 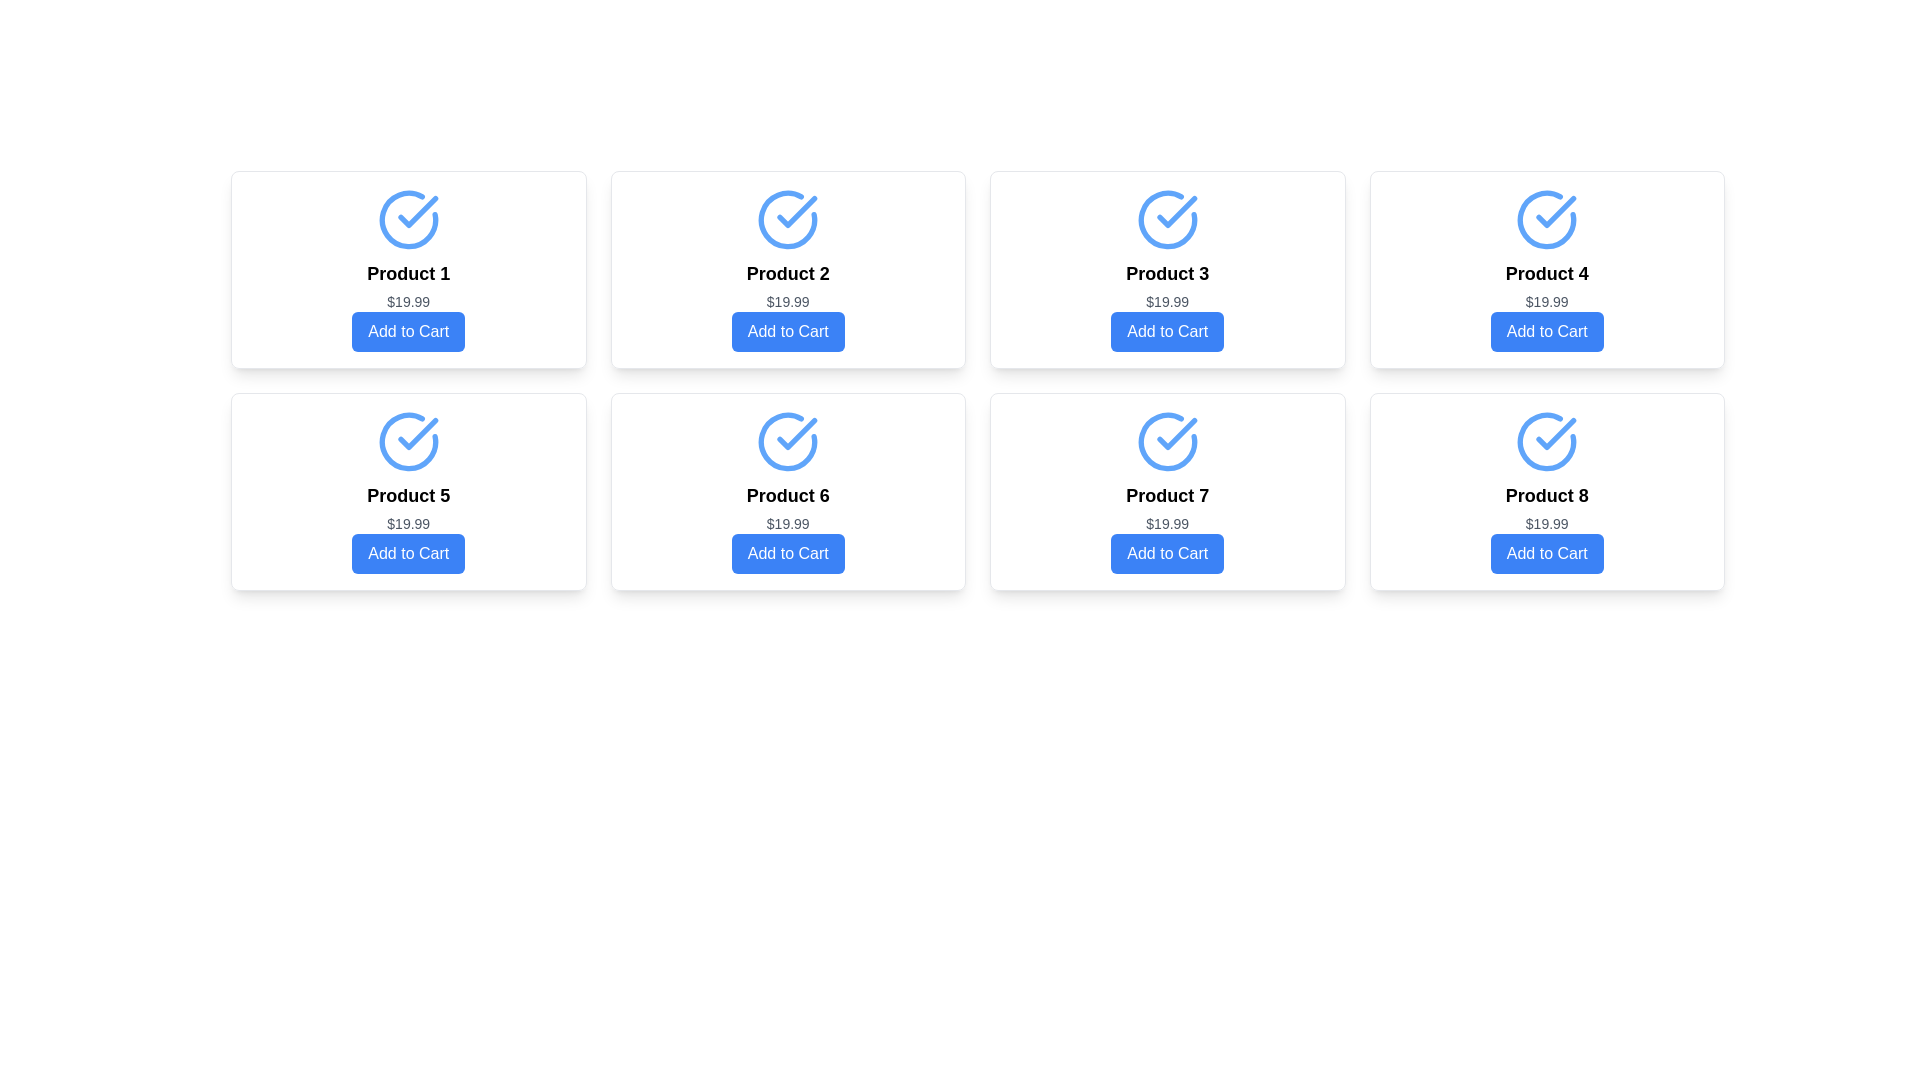 What do you see at coordinates (787, 270) in the screenshot?
I see `the Product Card located in the top row, second column of the product grid` at bounding box center [787, 270].